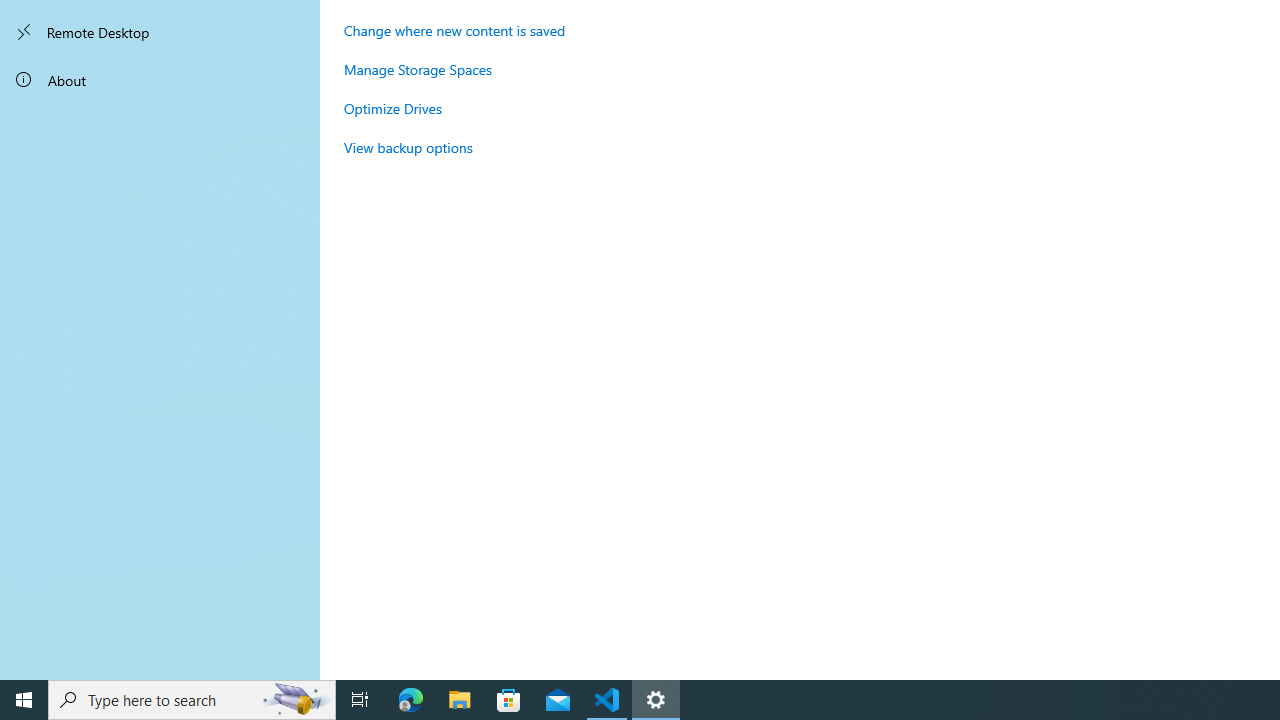 The image size is (1280, 720). I want to click on 'Start', so click(24, 698).